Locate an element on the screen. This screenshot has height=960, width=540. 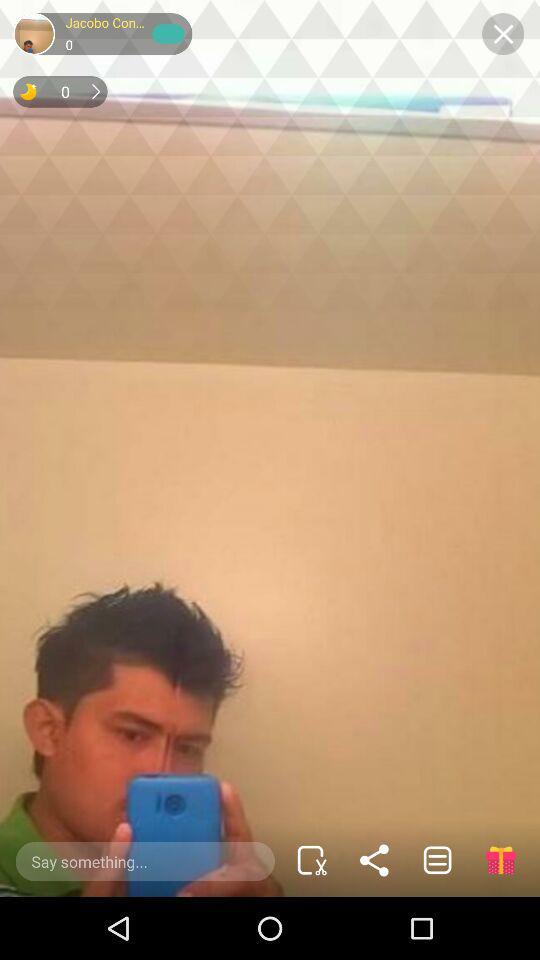
the close icon is located at coordinates (502, 33).